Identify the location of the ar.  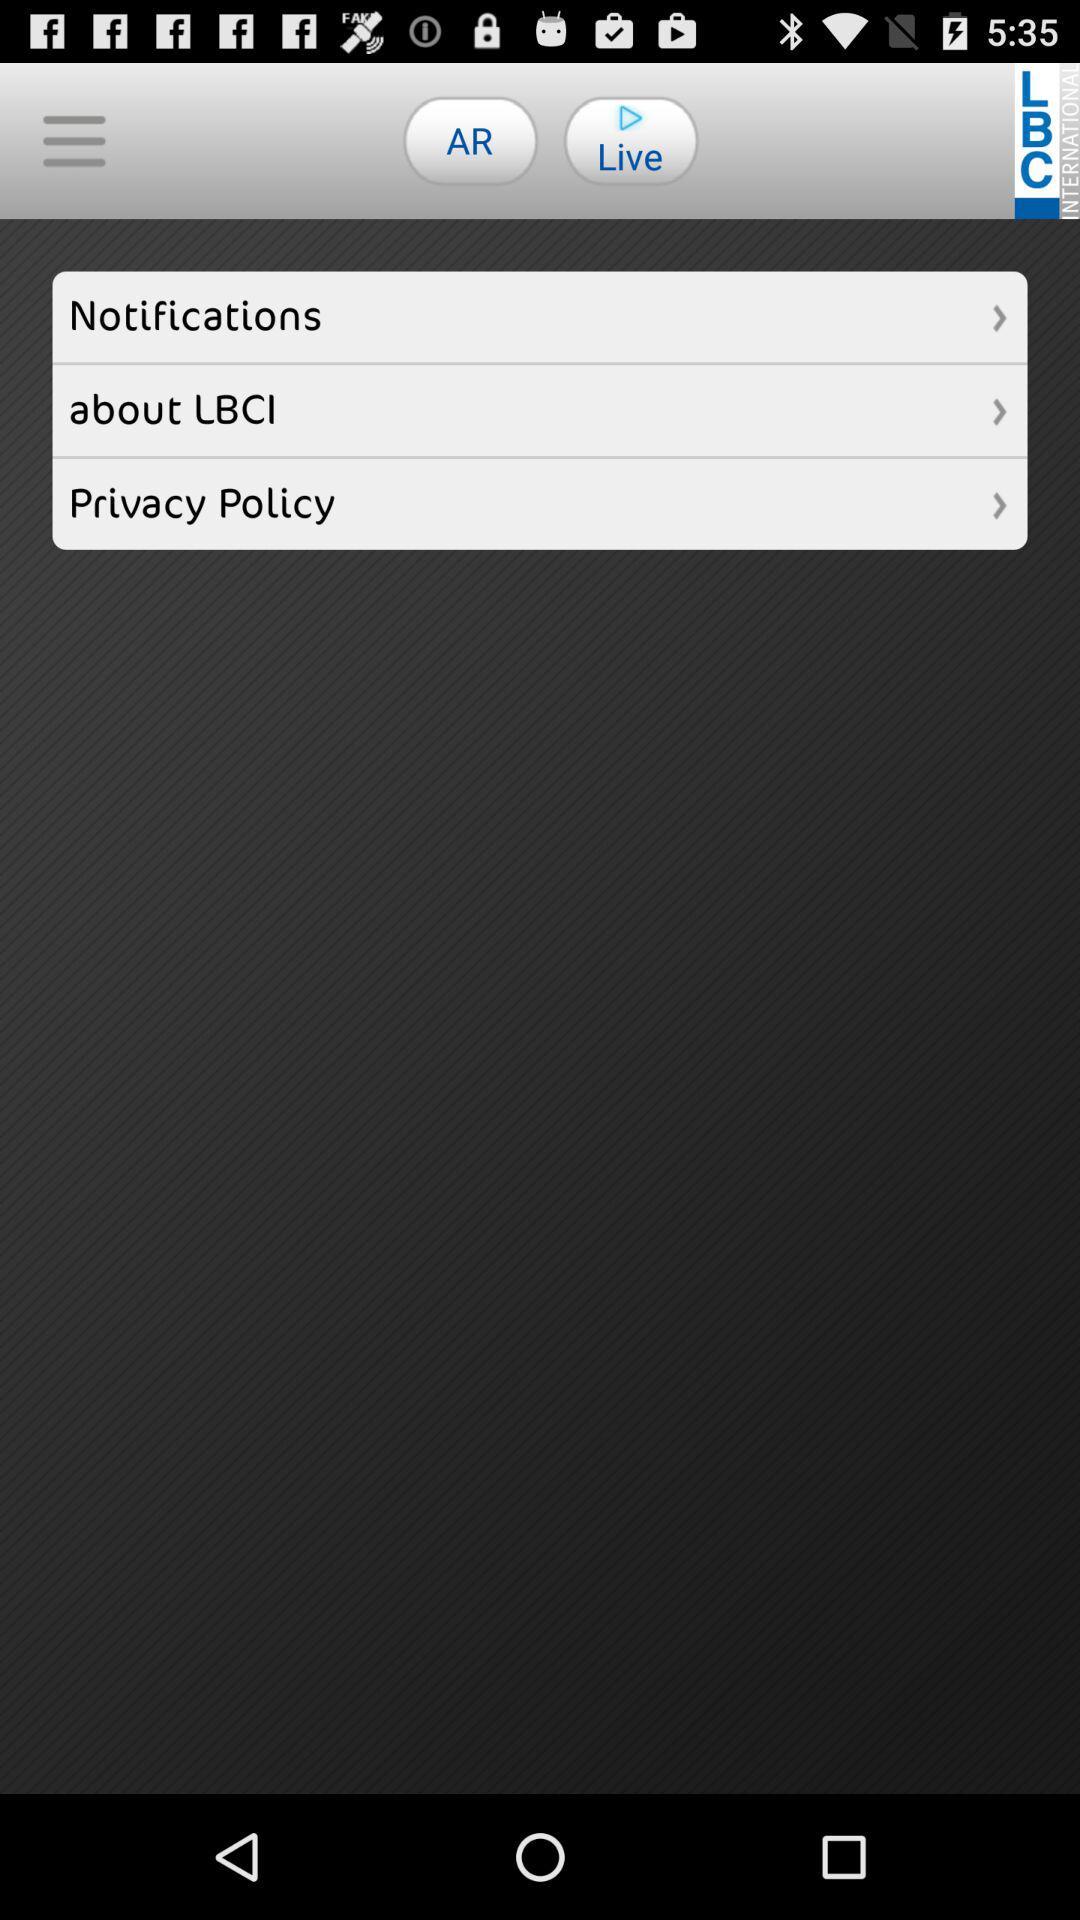
(470, 139).